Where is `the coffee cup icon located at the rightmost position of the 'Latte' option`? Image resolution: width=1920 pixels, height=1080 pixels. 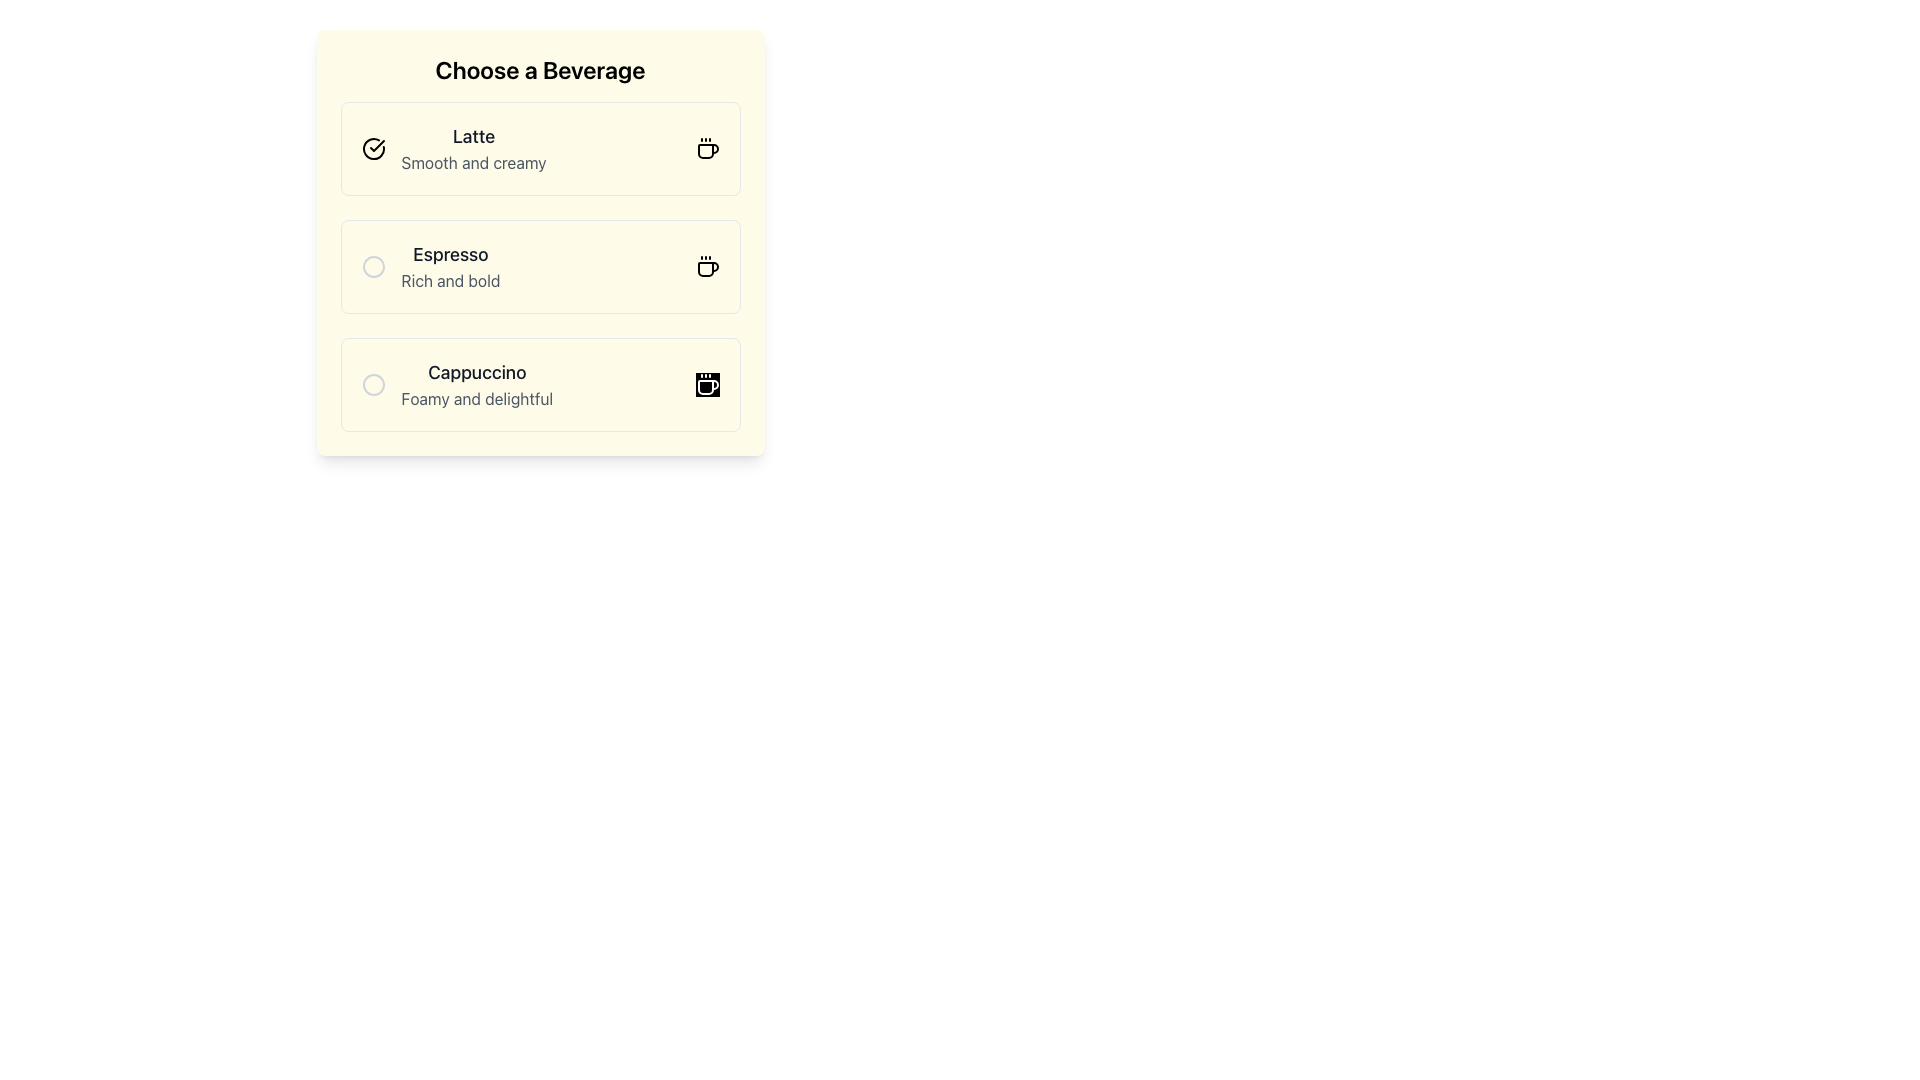 the coffee cup icon located at the rightmost position of the 'Latte' option is located at coordinates (707, 148).